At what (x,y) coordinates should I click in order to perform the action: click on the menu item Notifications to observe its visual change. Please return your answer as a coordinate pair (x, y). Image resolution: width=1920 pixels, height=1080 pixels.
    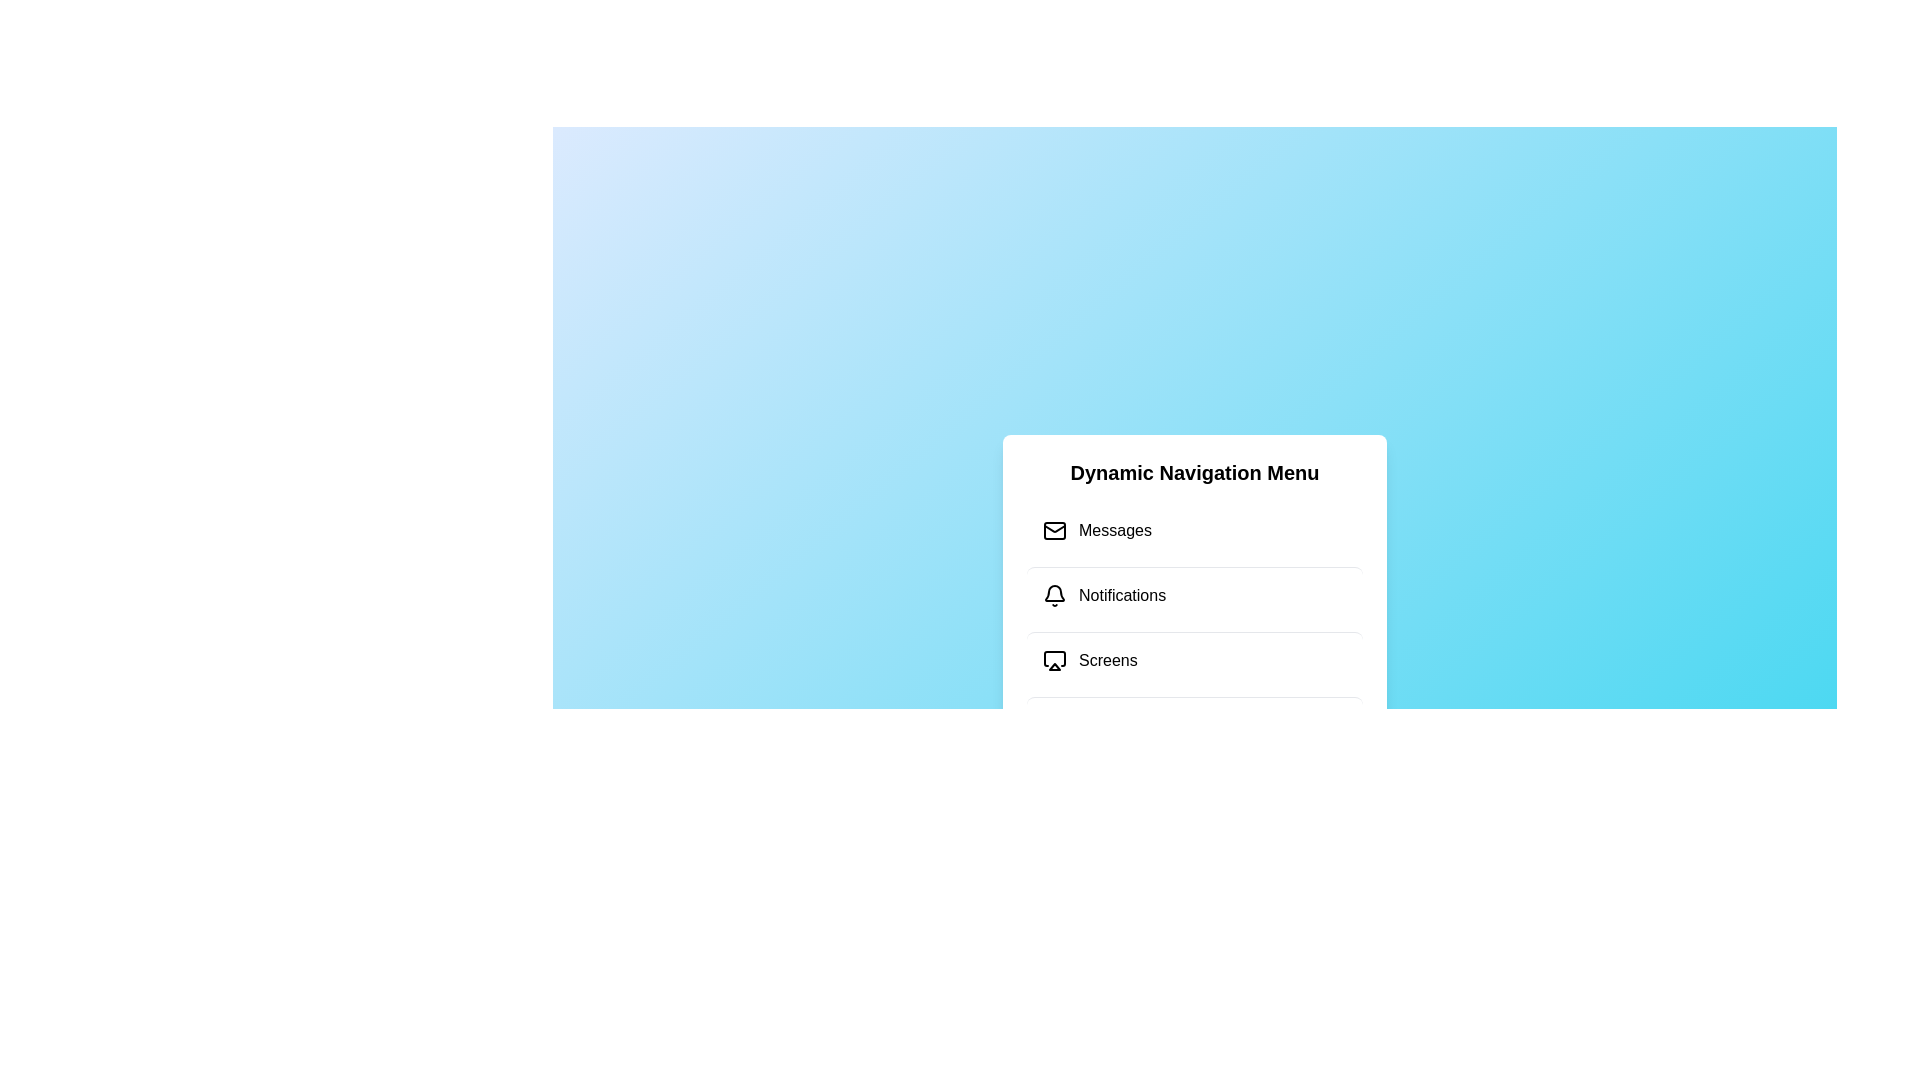
    Looking at the image, I should click on (1195, 593).